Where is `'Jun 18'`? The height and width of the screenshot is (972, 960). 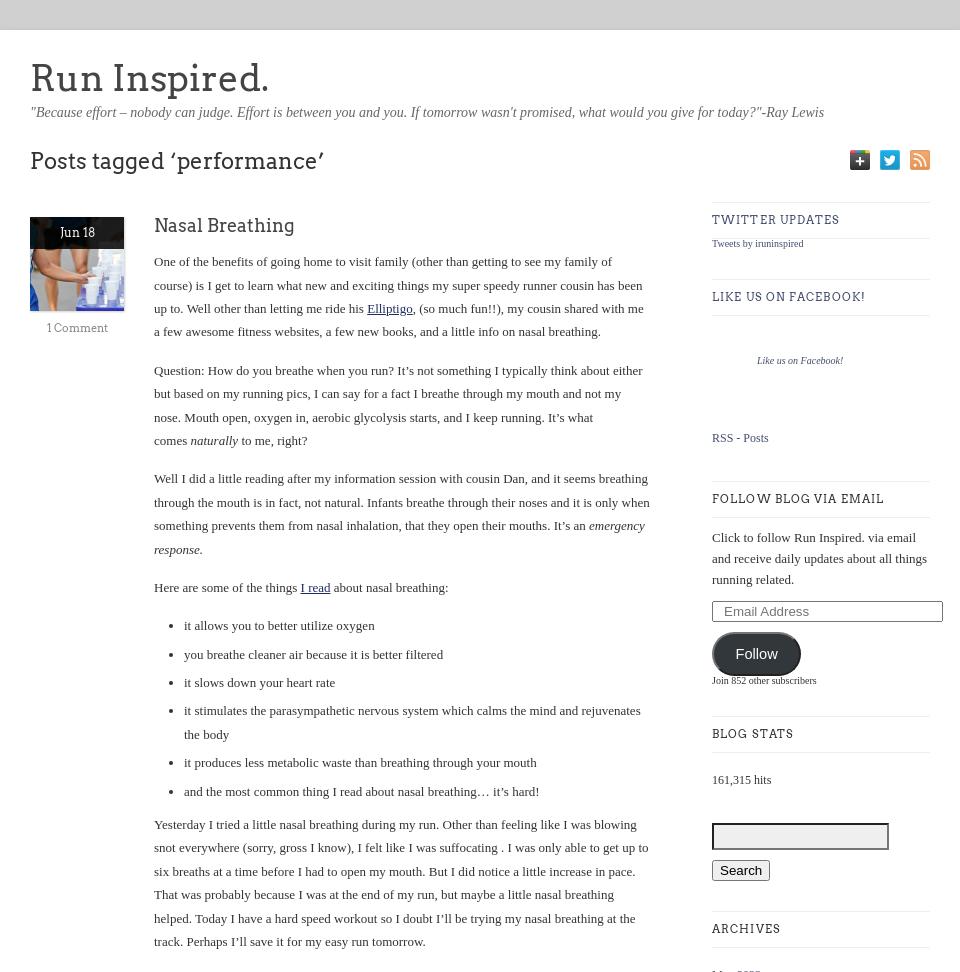 'Jun 18' is located at coordinates (76, 231).